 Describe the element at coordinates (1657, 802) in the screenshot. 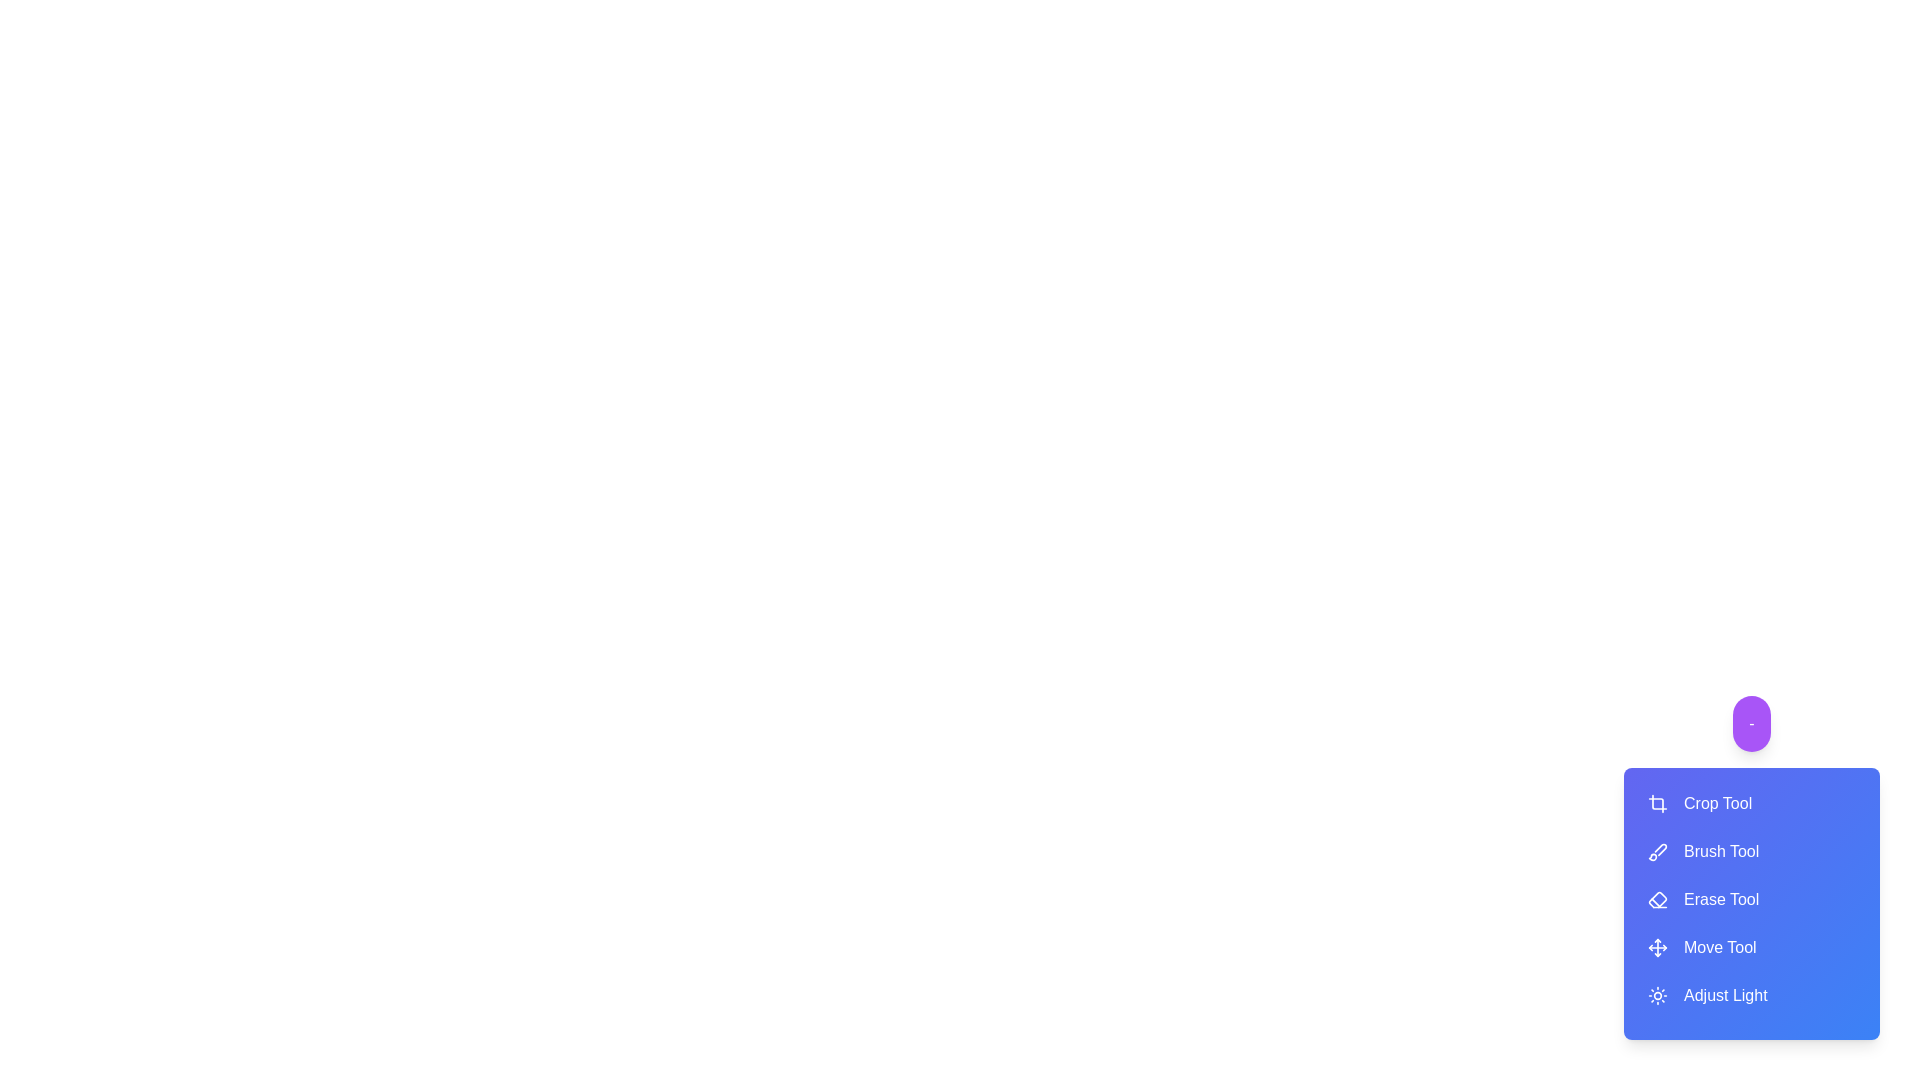

I see `the 'Crop Tool' icon, which is a small 20x20 pixel square featuring a cropping tool design with intersecting lines, located` at that location.